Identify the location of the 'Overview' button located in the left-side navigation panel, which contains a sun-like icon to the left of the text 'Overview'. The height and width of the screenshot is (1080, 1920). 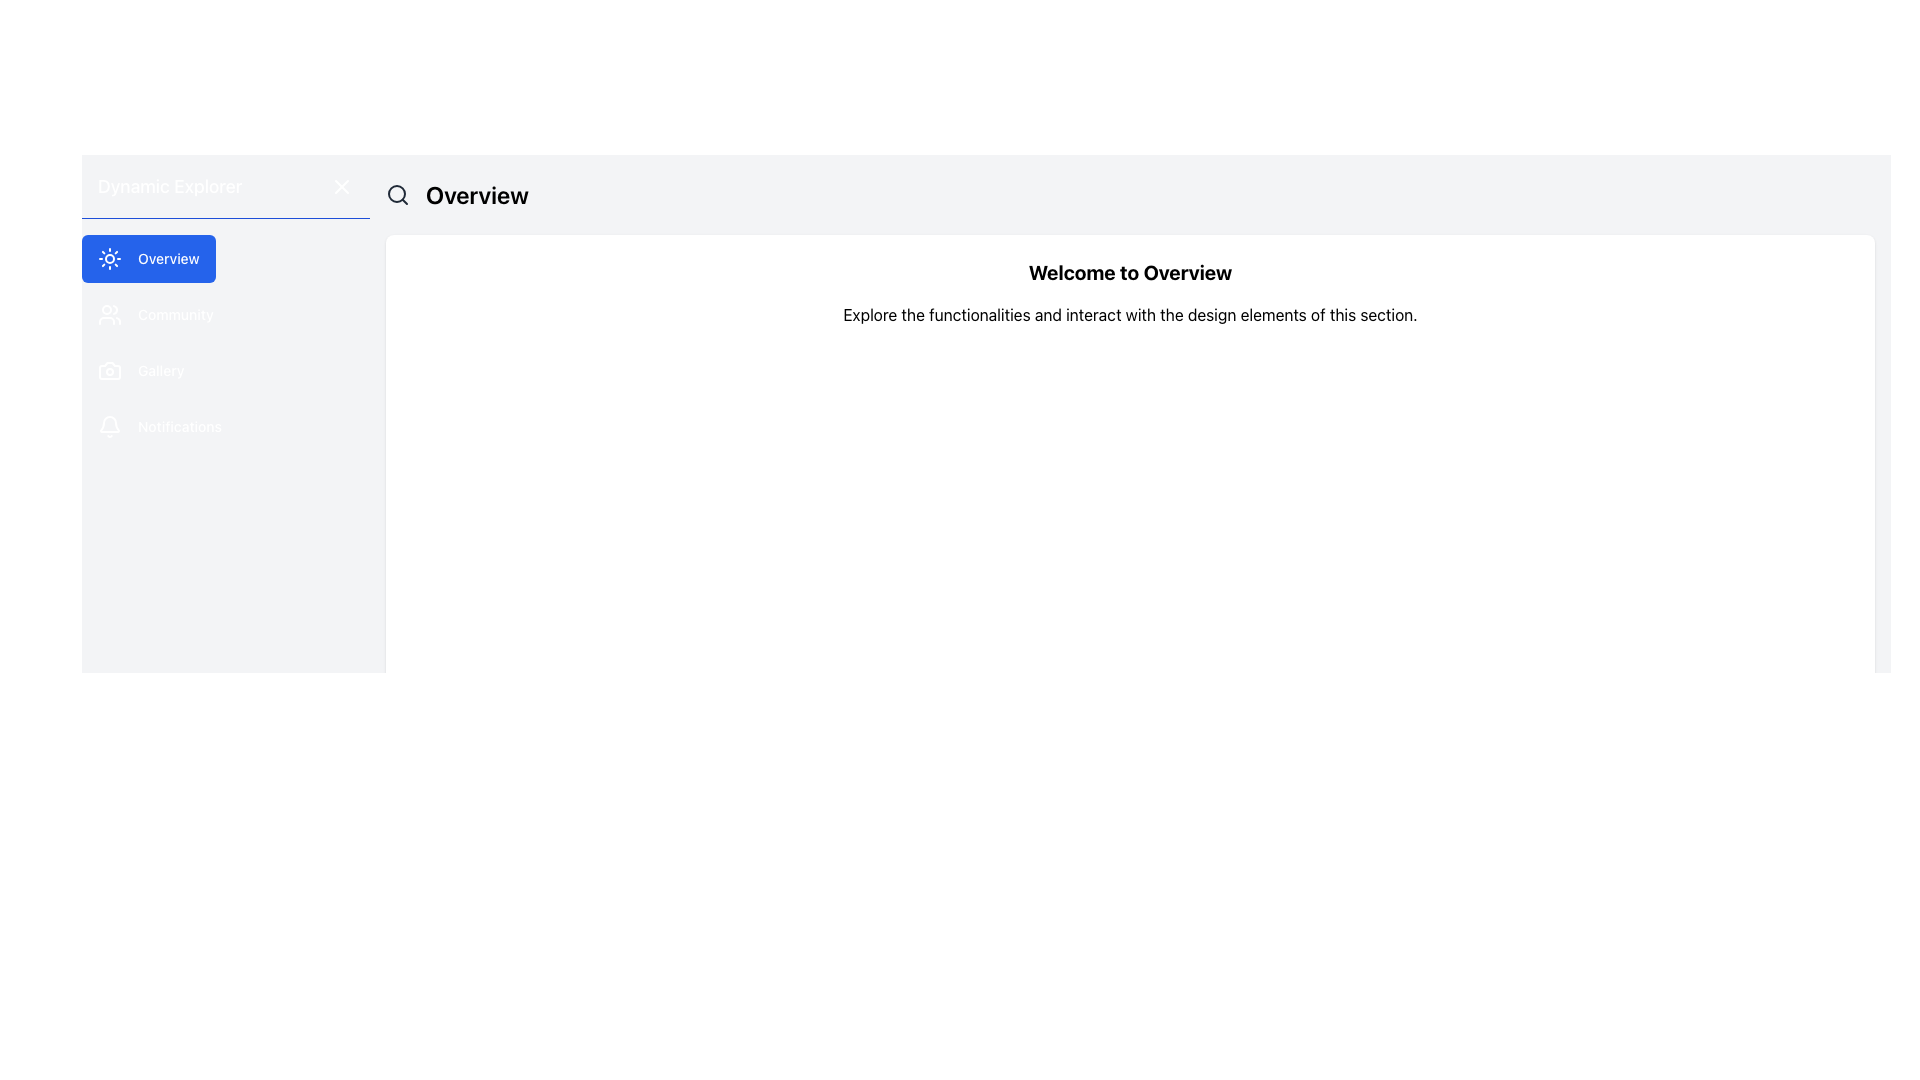
(109, 257).